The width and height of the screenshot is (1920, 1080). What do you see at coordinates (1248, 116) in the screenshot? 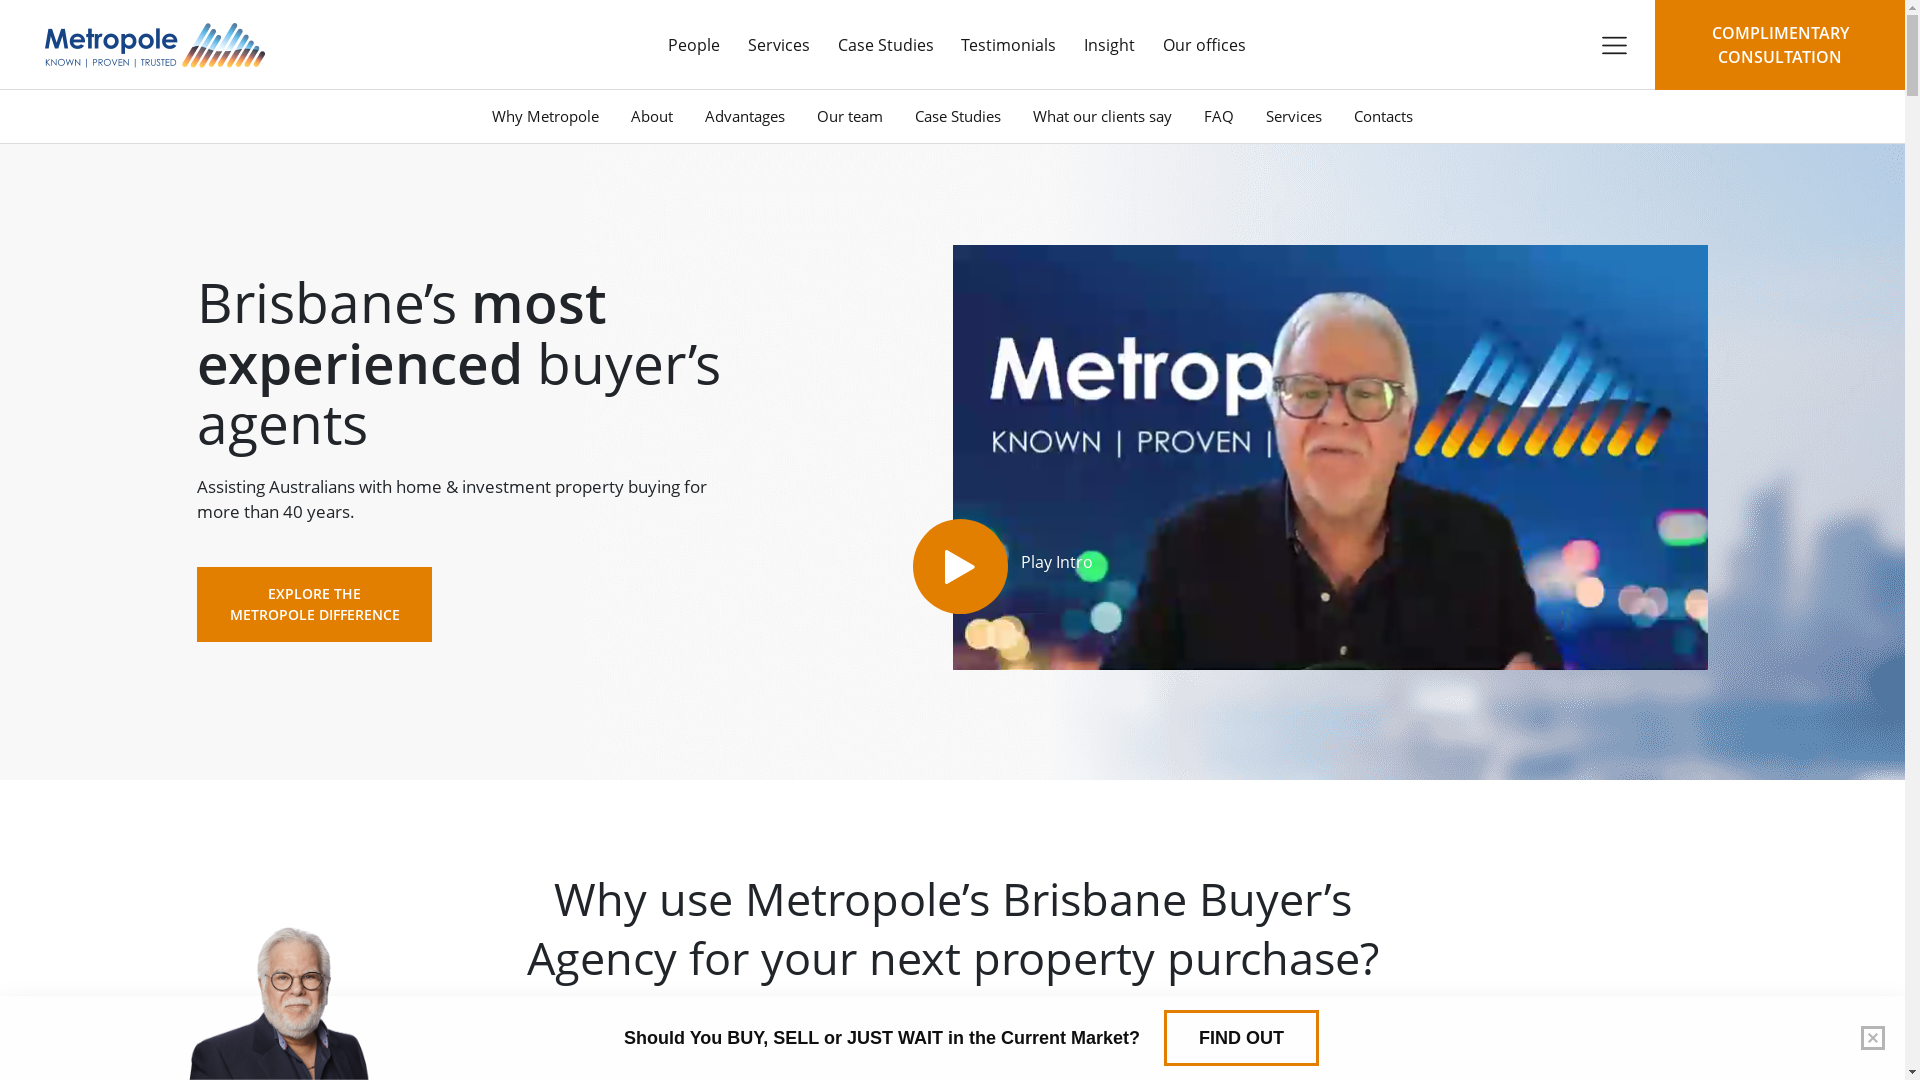
I see `'Services'` at bounding box center [1248, 116].